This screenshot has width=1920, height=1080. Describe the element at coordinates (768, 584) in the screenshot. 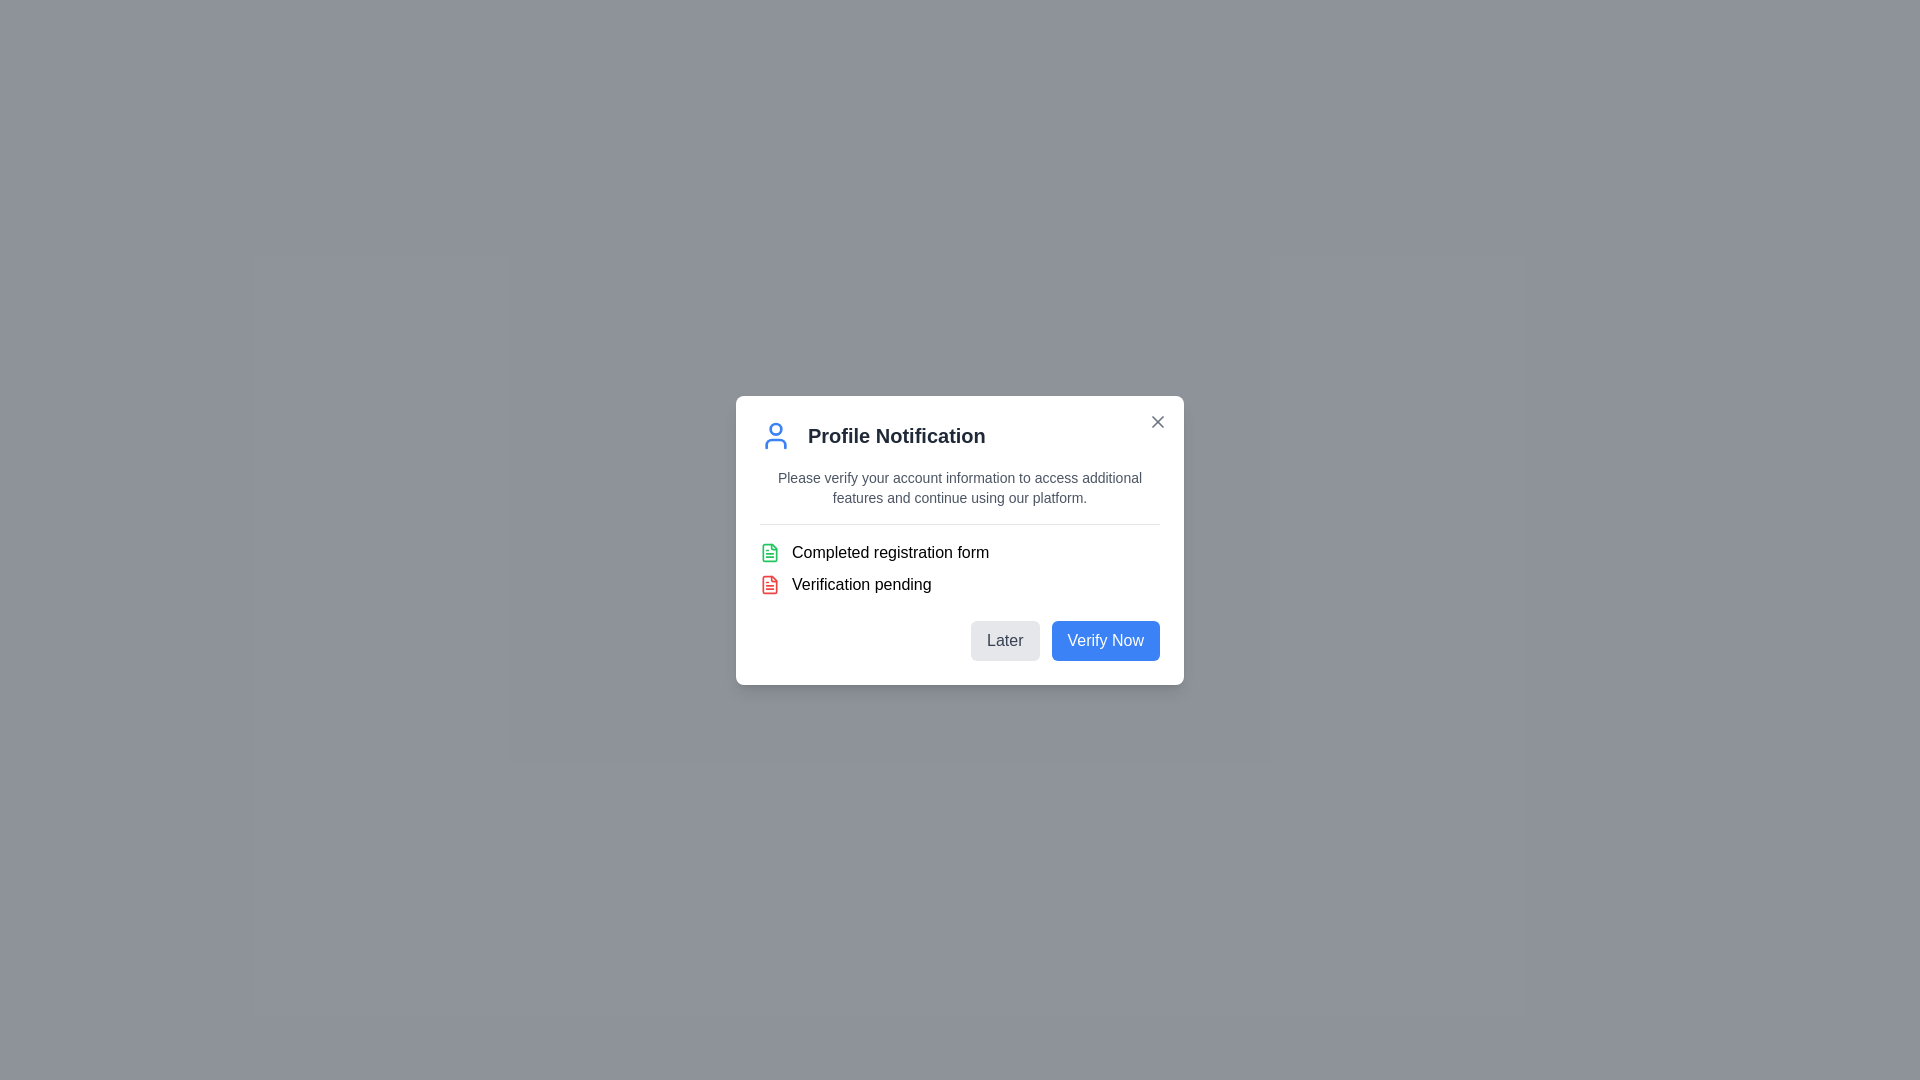

I see `the red document glyph icon indicating 'Verification pending' status within the 'Profile Notification' dialog box` at that location.